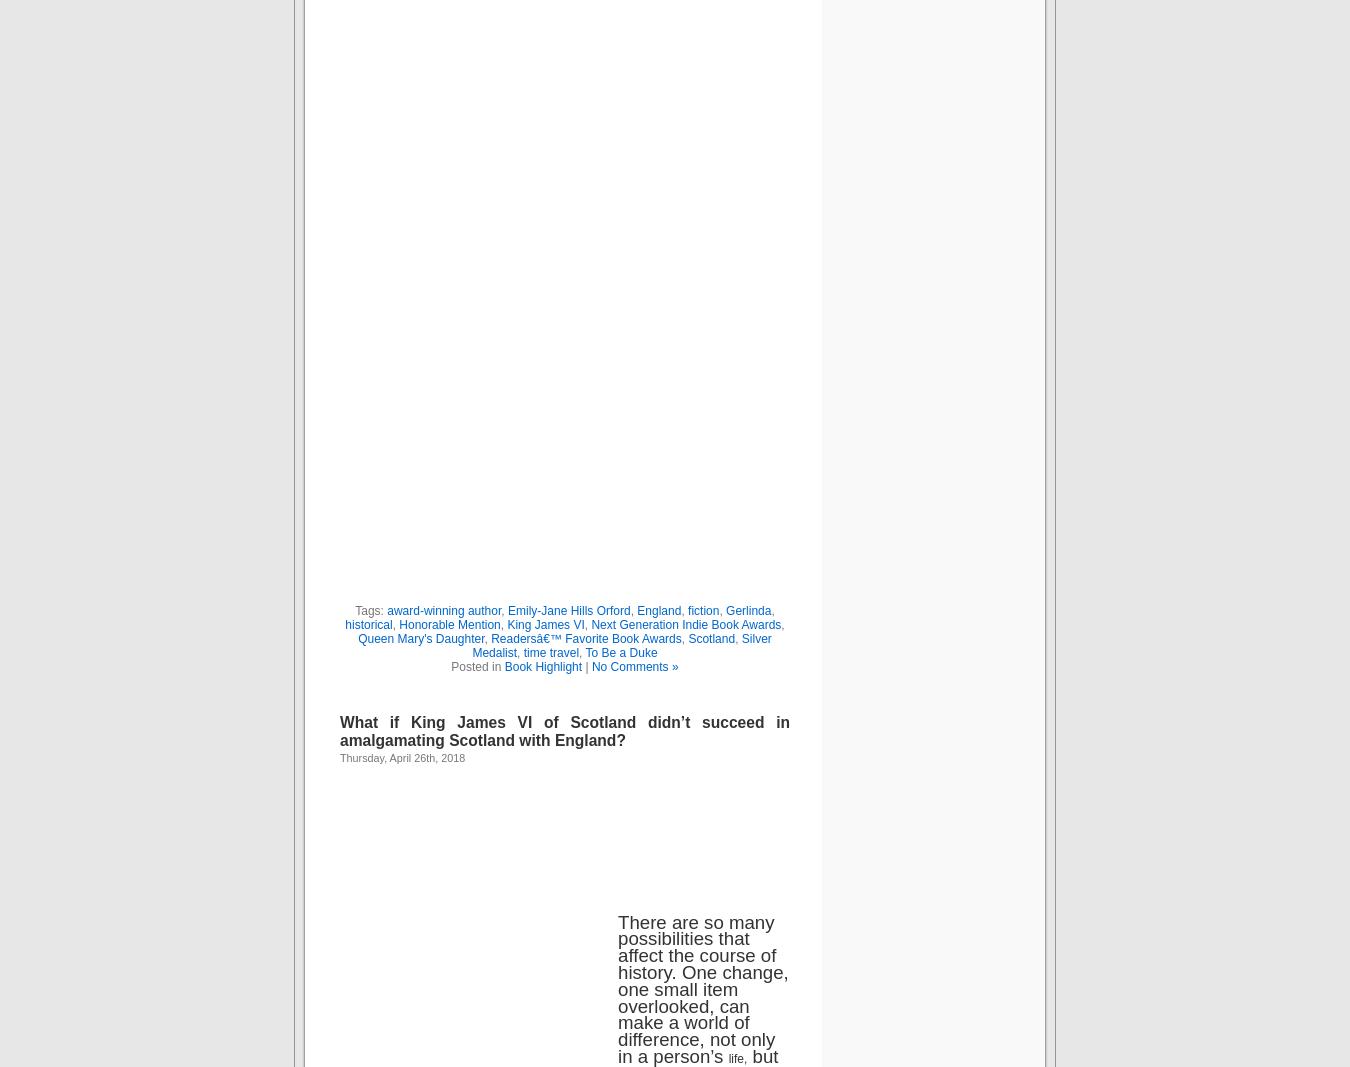 This screenshot has width=1350, height=1067. What do you see at coordinates (402, 756) in the screenshot?
I see `'Thursday, April 26th, 2018'` at bounding box center [402, 756].